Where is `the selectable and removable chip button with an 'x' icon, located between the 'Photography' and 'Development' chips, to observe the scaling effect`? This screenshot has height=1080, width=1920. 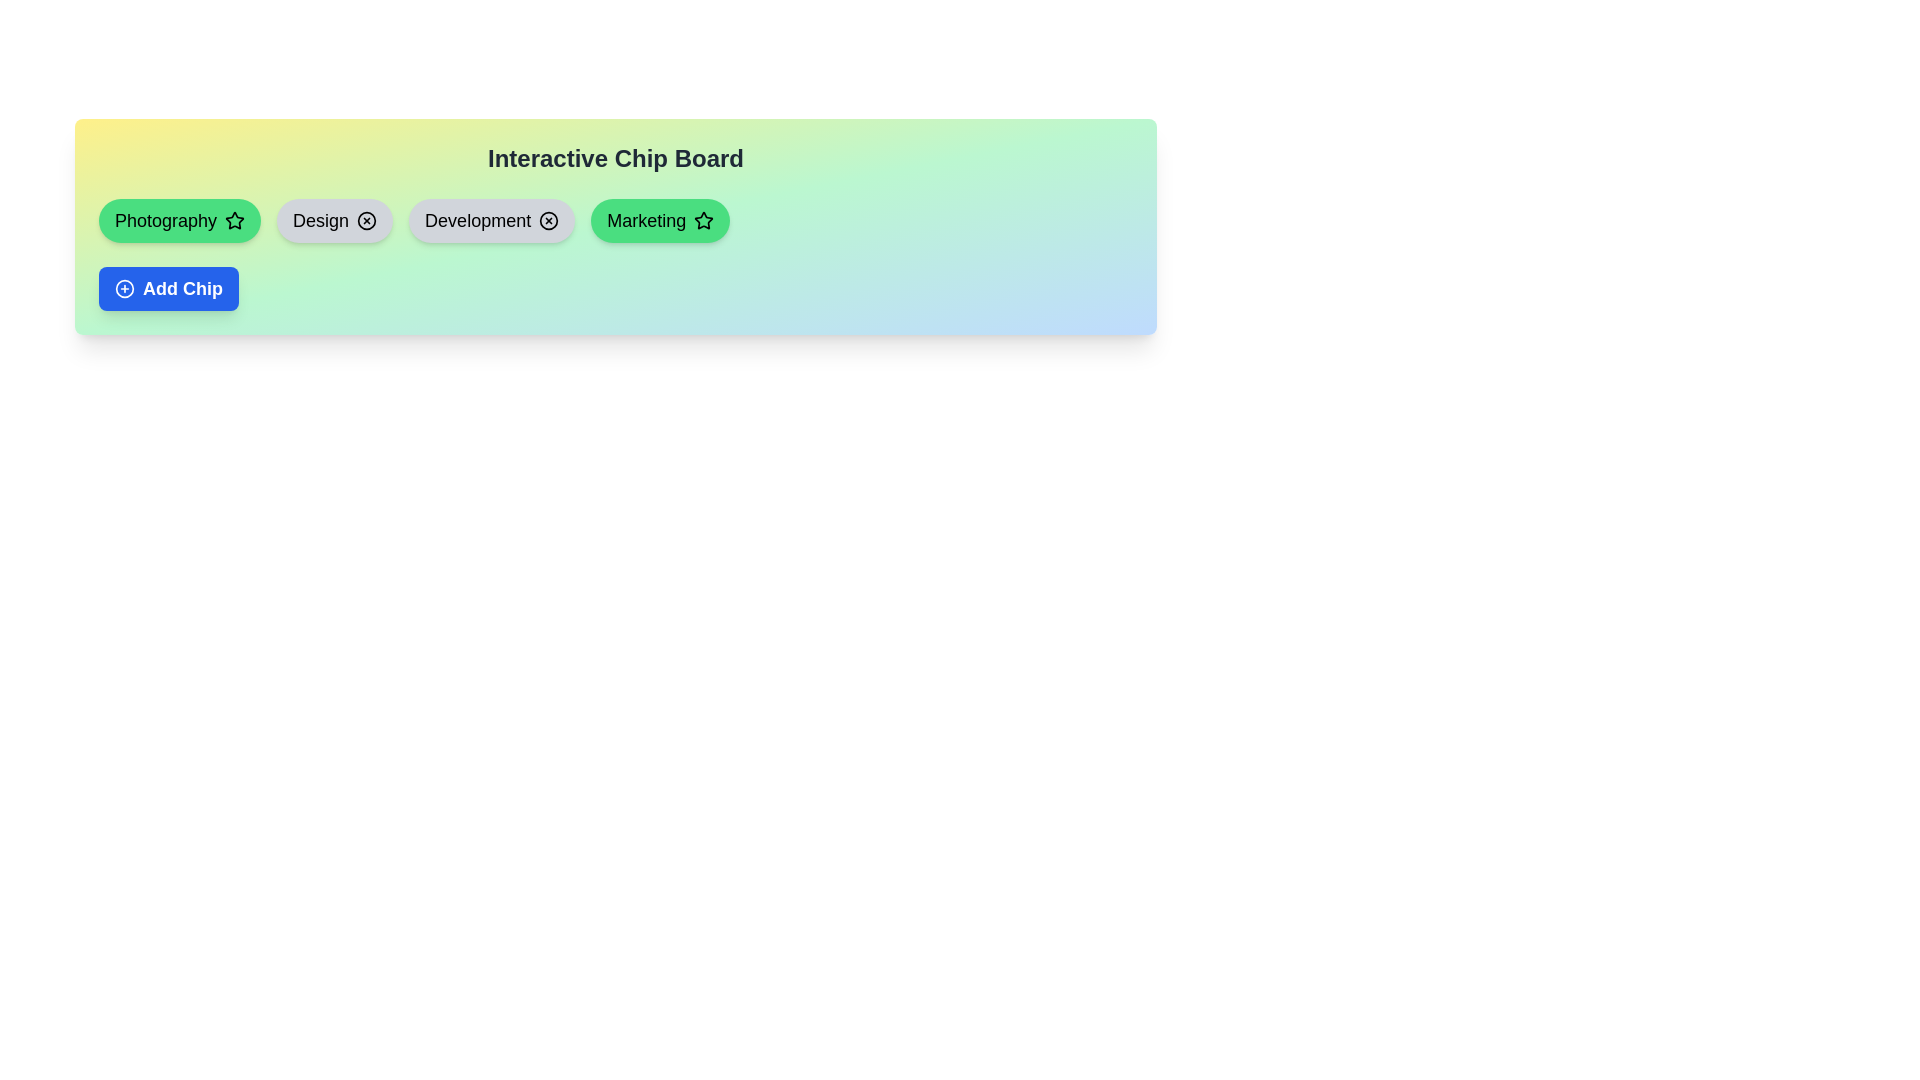
the selectable and removable chip button with an 'x' icon, located between the 'Photography' and 'Development' chips, to observe the scaling effect is located at coordinates (335, 220).